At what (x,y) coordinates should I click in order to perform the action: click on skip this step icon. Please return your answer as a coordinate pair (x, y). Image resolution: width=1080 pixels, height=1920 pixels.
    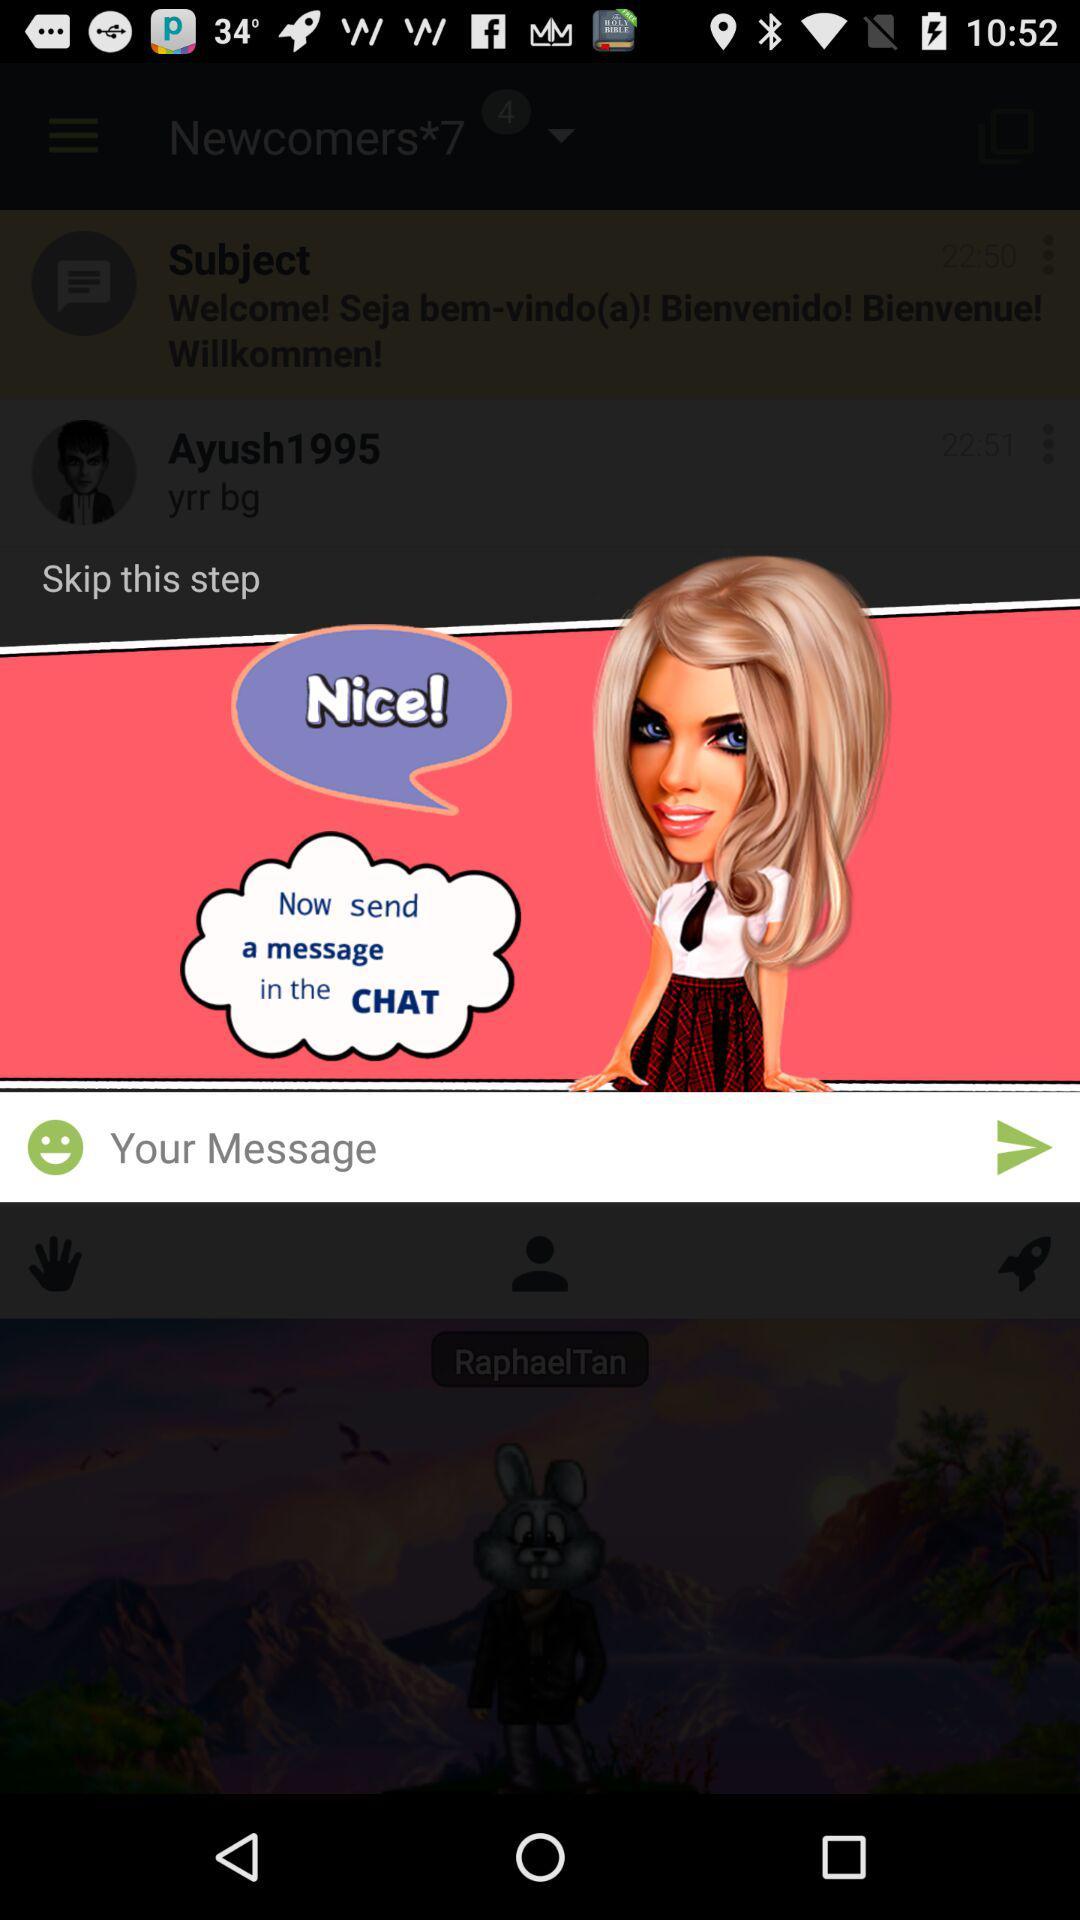
    Looking at the image, I should click on (150, 576).